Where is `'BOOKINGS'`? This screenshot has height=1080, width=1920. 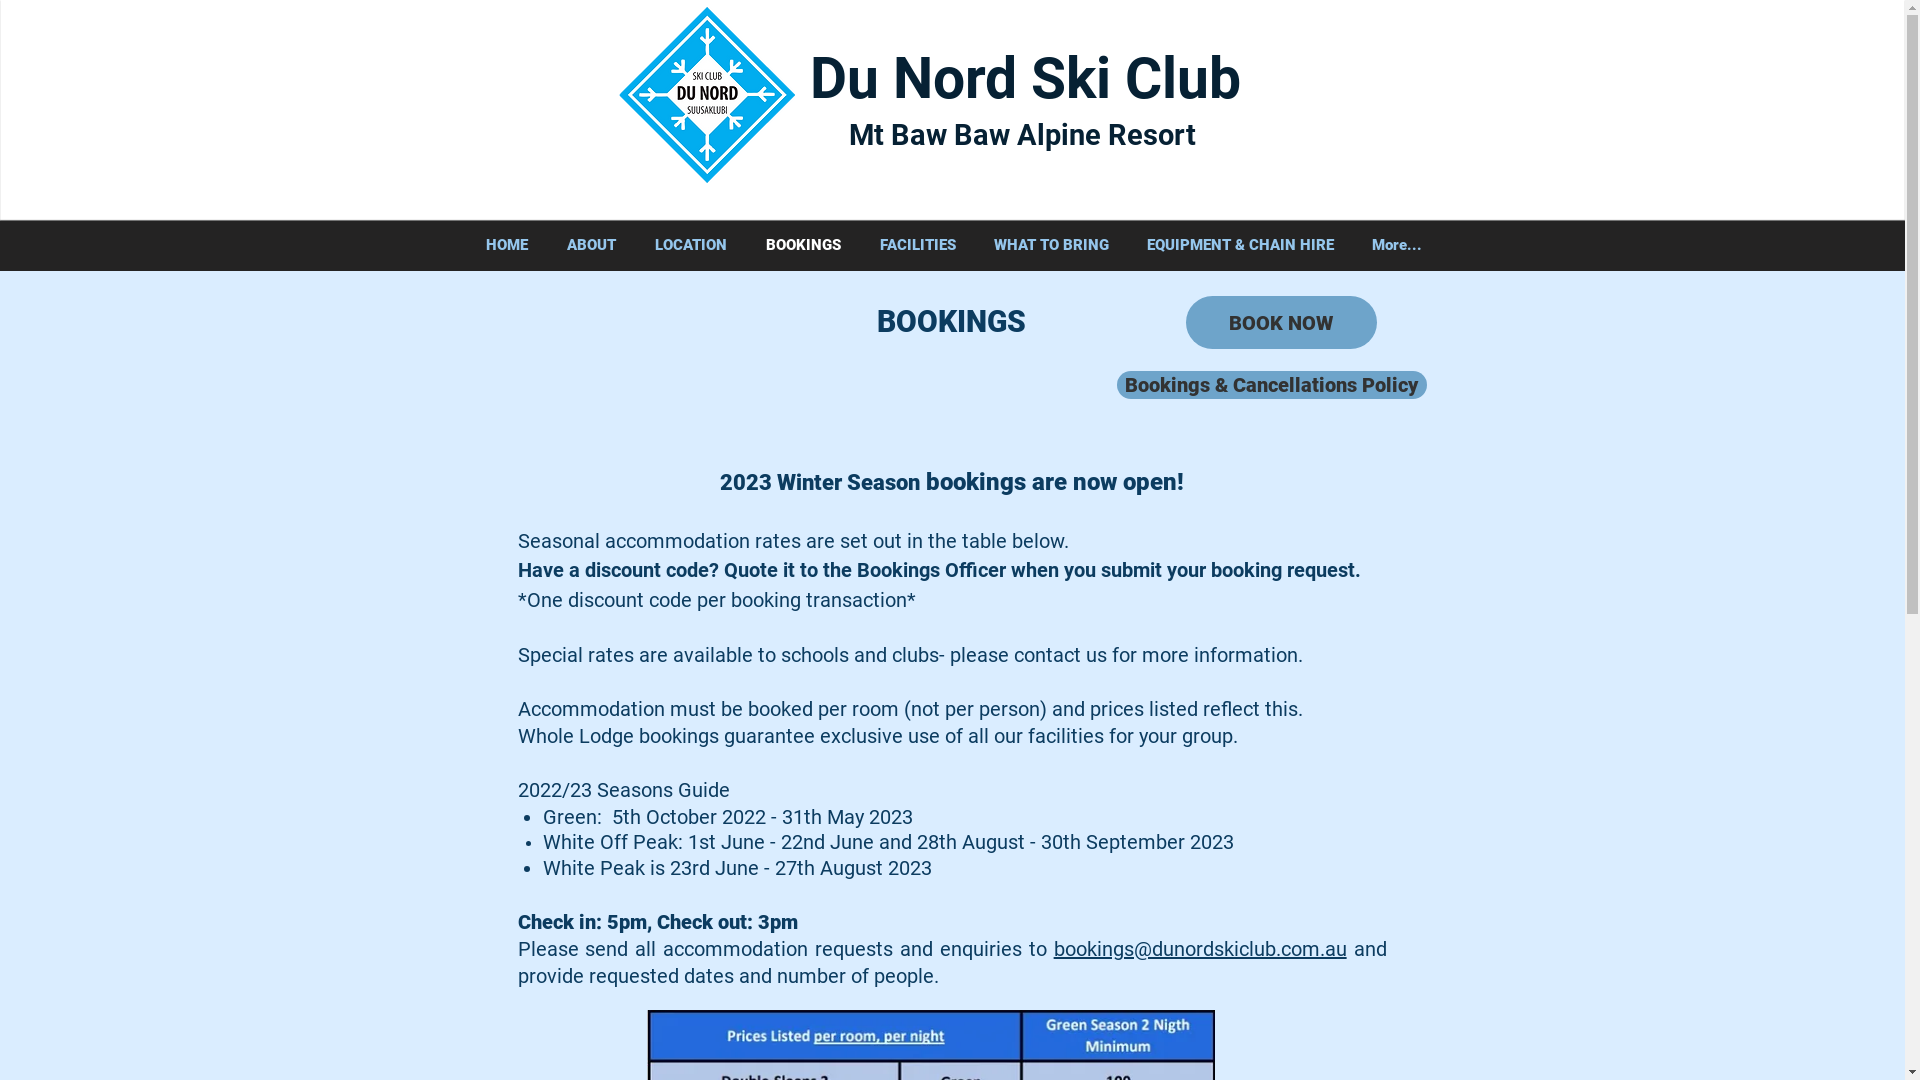 'BOOKINGS' is located at coordinates (802, 244).